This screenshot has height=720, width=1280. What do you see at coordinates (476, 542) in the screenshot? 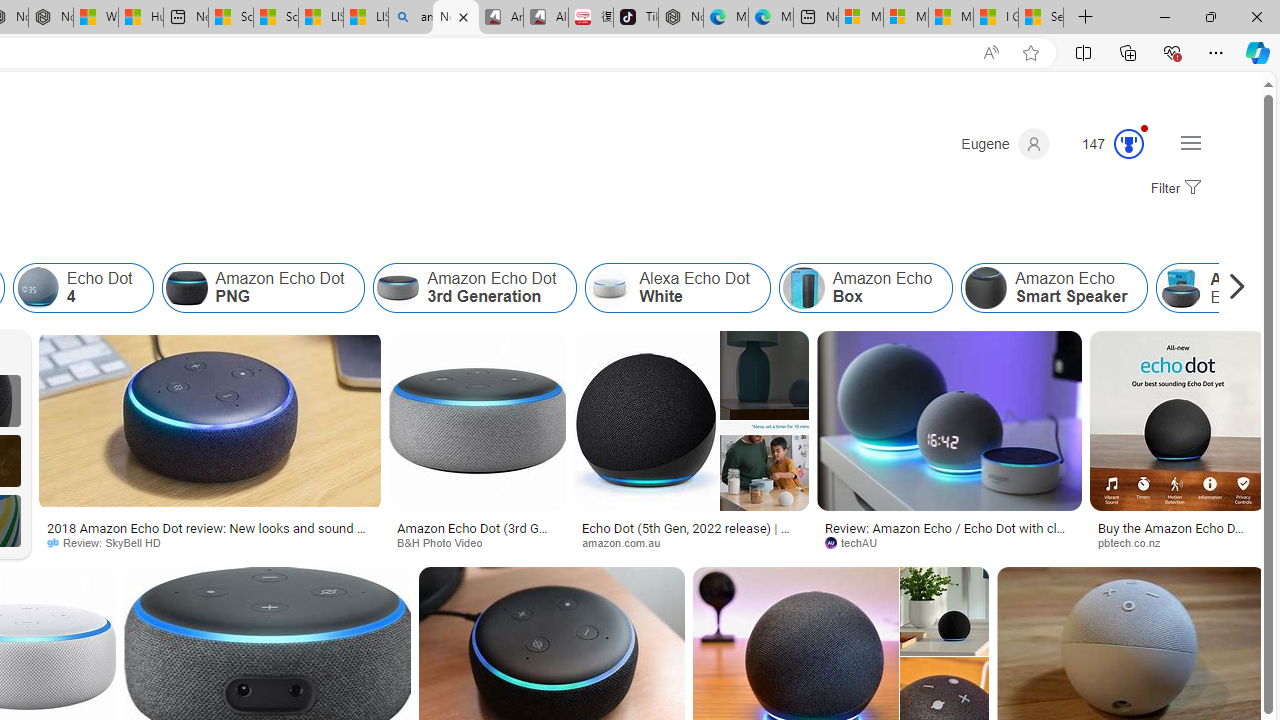
I see `'B&H Photo Video'` at bounding box center [476, 542].